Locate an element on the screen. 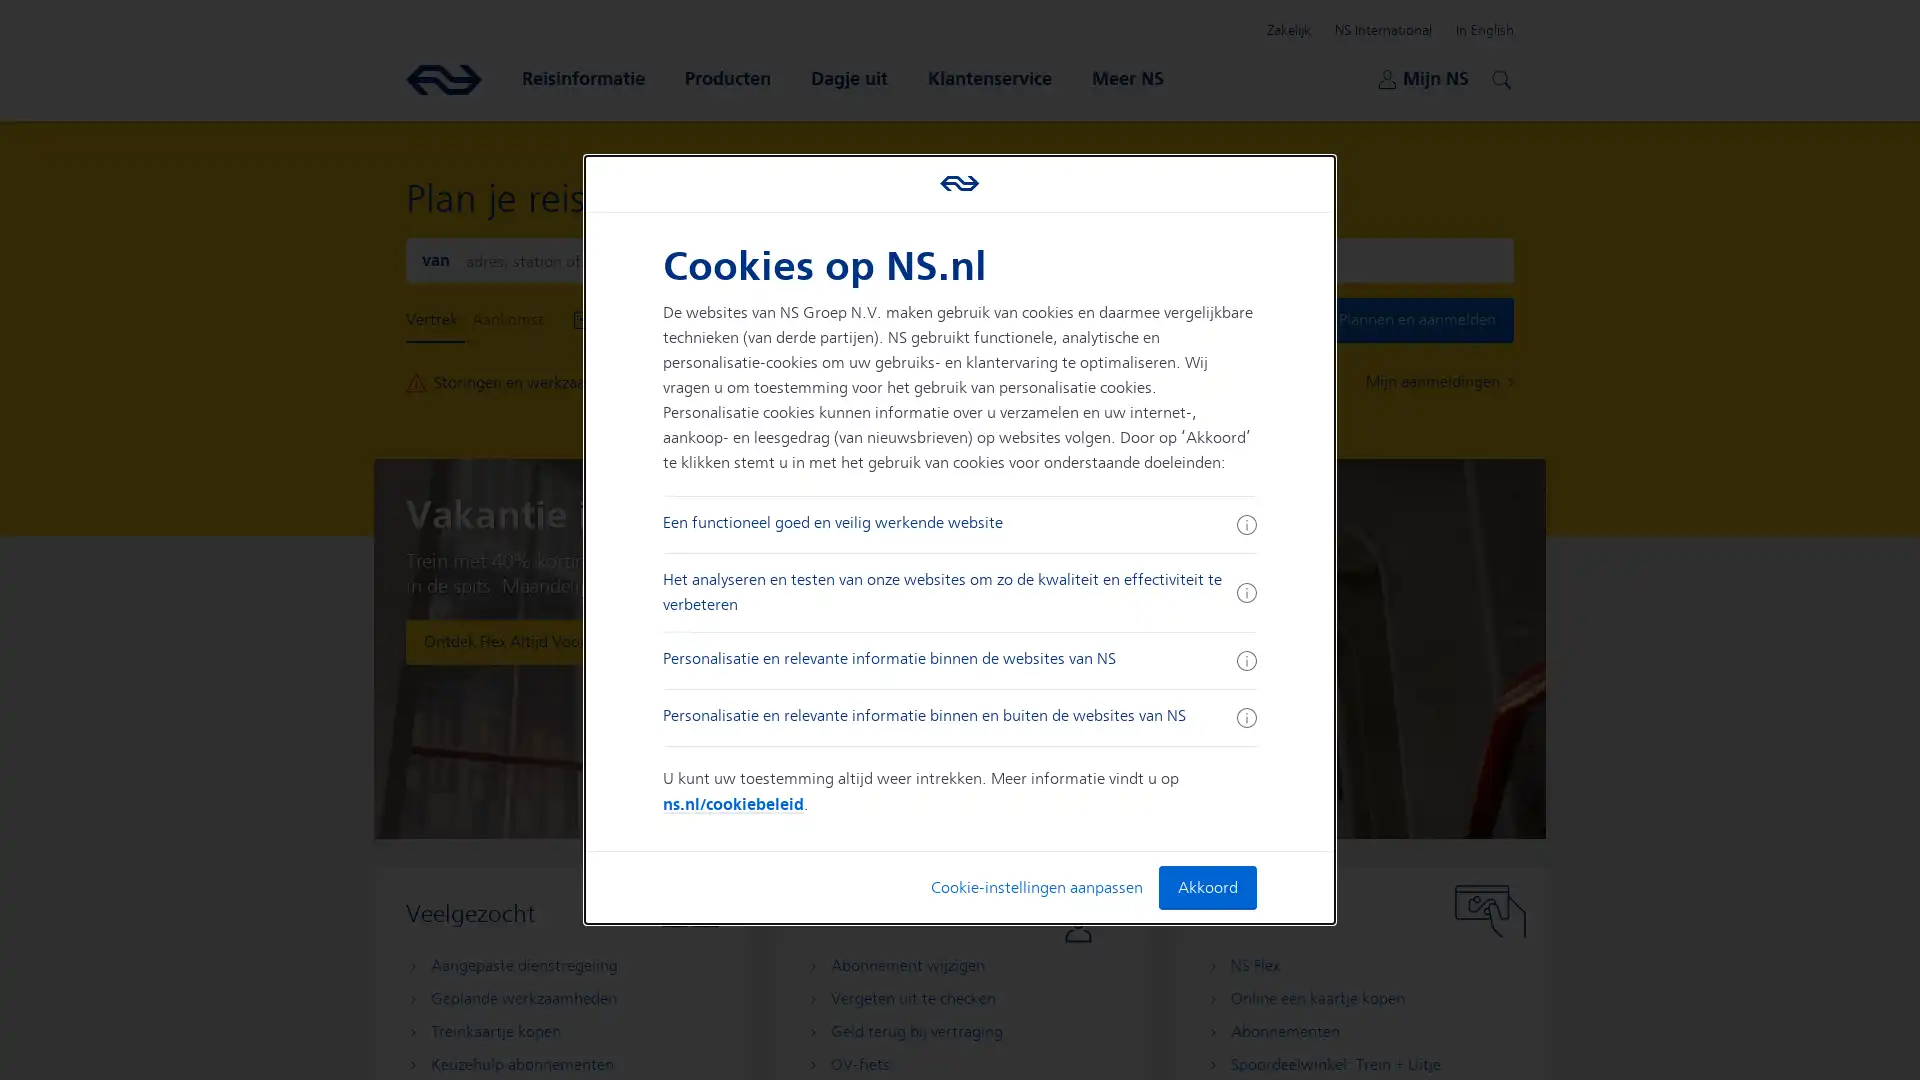 This screenshot has height=1080, width=1920. Zoeken is located at coordinates (1498, 76).